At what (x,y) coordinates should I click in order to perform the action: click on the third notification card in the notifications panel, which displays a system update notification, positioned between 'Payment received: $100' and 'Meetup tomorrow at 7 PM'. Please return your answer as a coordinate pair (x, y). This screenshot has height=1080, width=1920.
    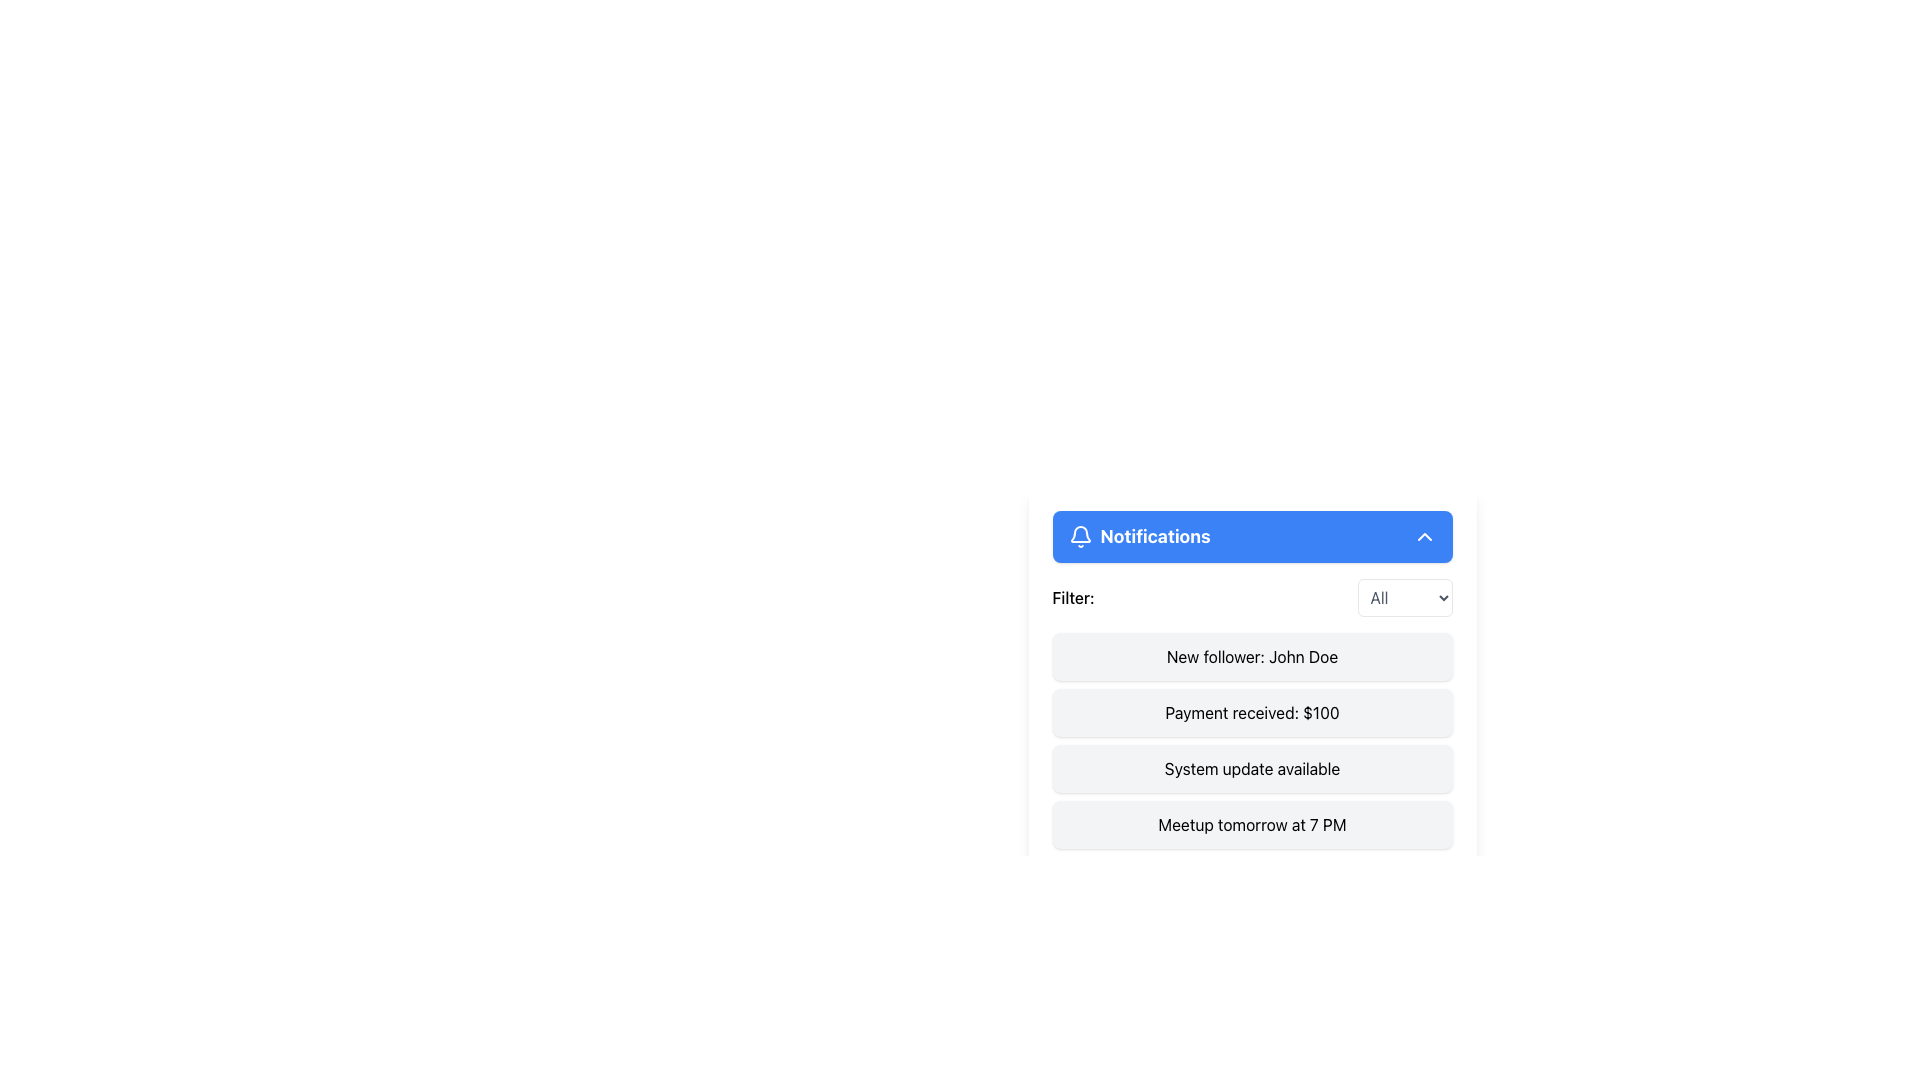
    Looking at the image, I should click on (1251, 767).